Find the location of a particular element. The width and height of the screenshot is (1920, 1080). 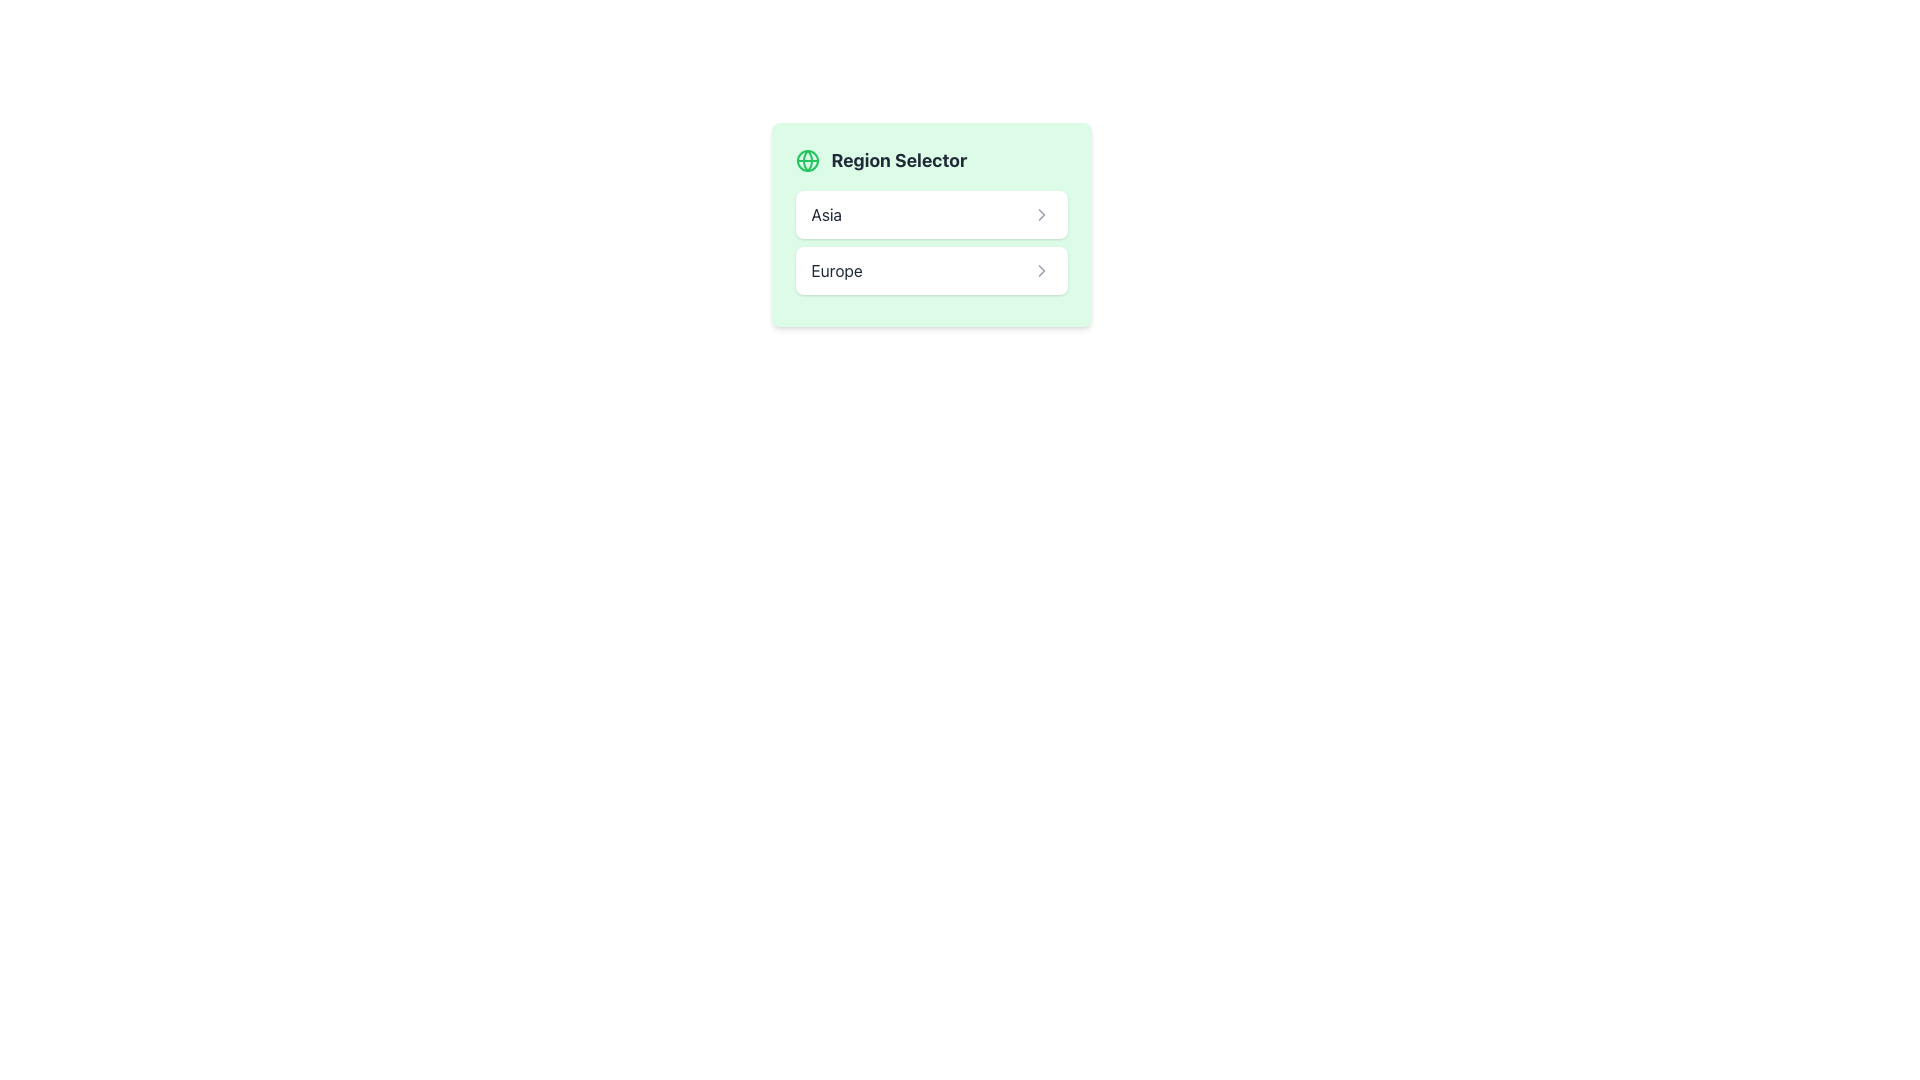

the first selection button within the green background panel titled 'Region Selector' is located at coordinates (930, 224).